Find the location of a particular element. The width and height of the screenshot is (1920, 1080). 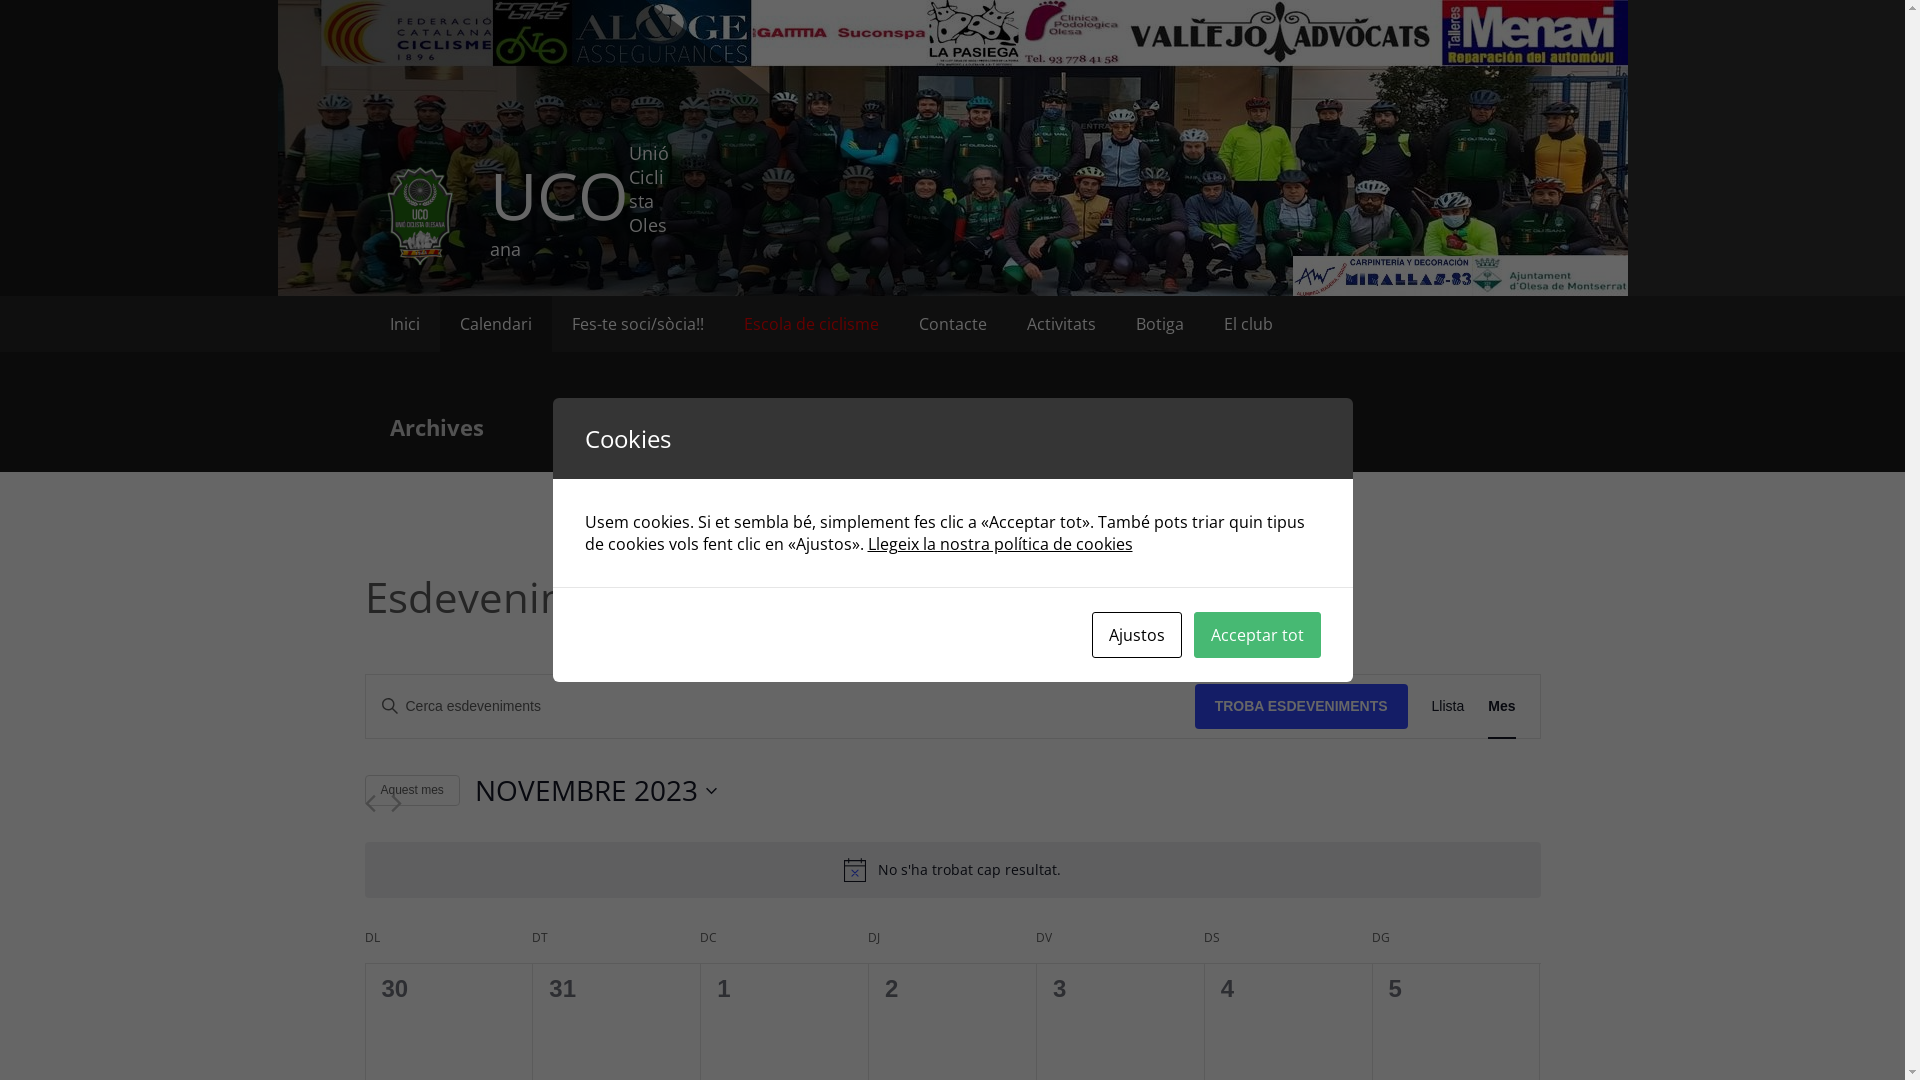

'Acceptar tot' is located at coordinates (1256, 635).